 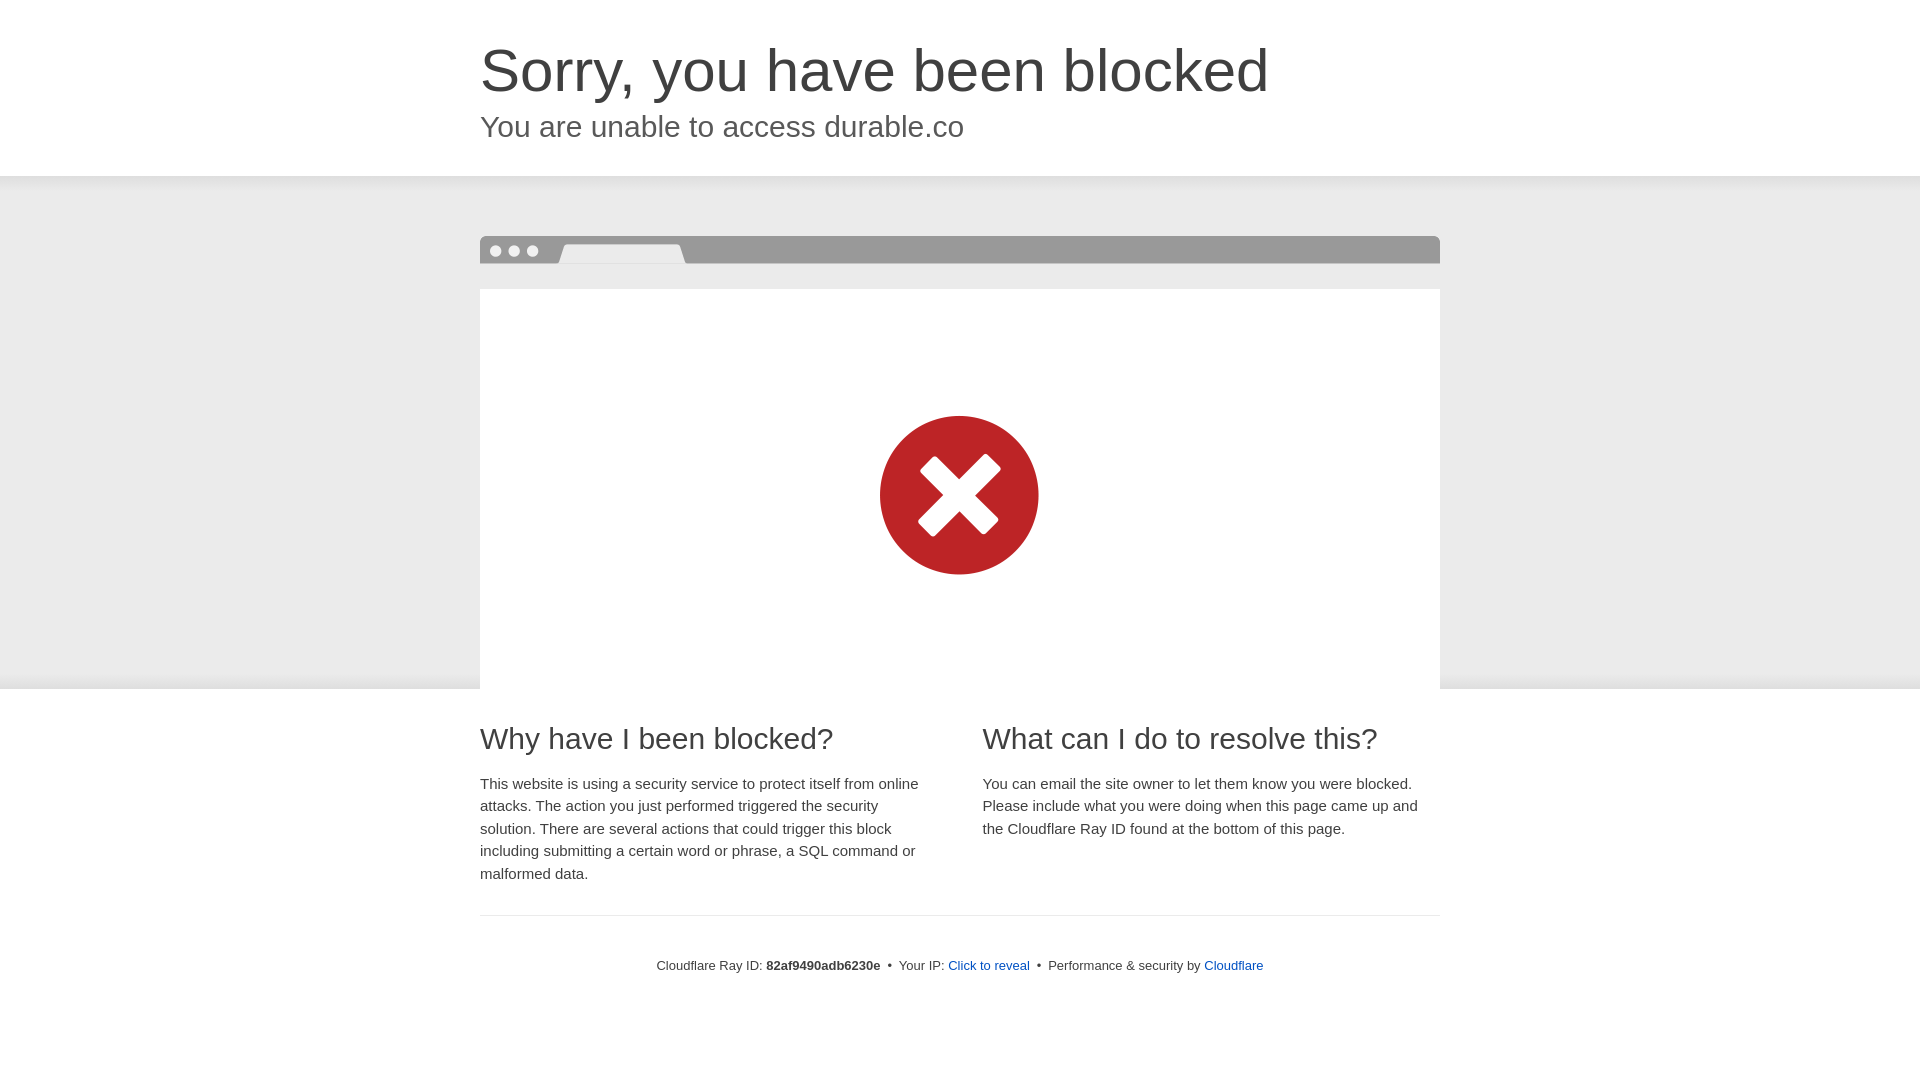 What do you see at coordinates (1232, 964) in the screenshot?
I see `'Cloudflare'` at bounding box center [1232, 964].